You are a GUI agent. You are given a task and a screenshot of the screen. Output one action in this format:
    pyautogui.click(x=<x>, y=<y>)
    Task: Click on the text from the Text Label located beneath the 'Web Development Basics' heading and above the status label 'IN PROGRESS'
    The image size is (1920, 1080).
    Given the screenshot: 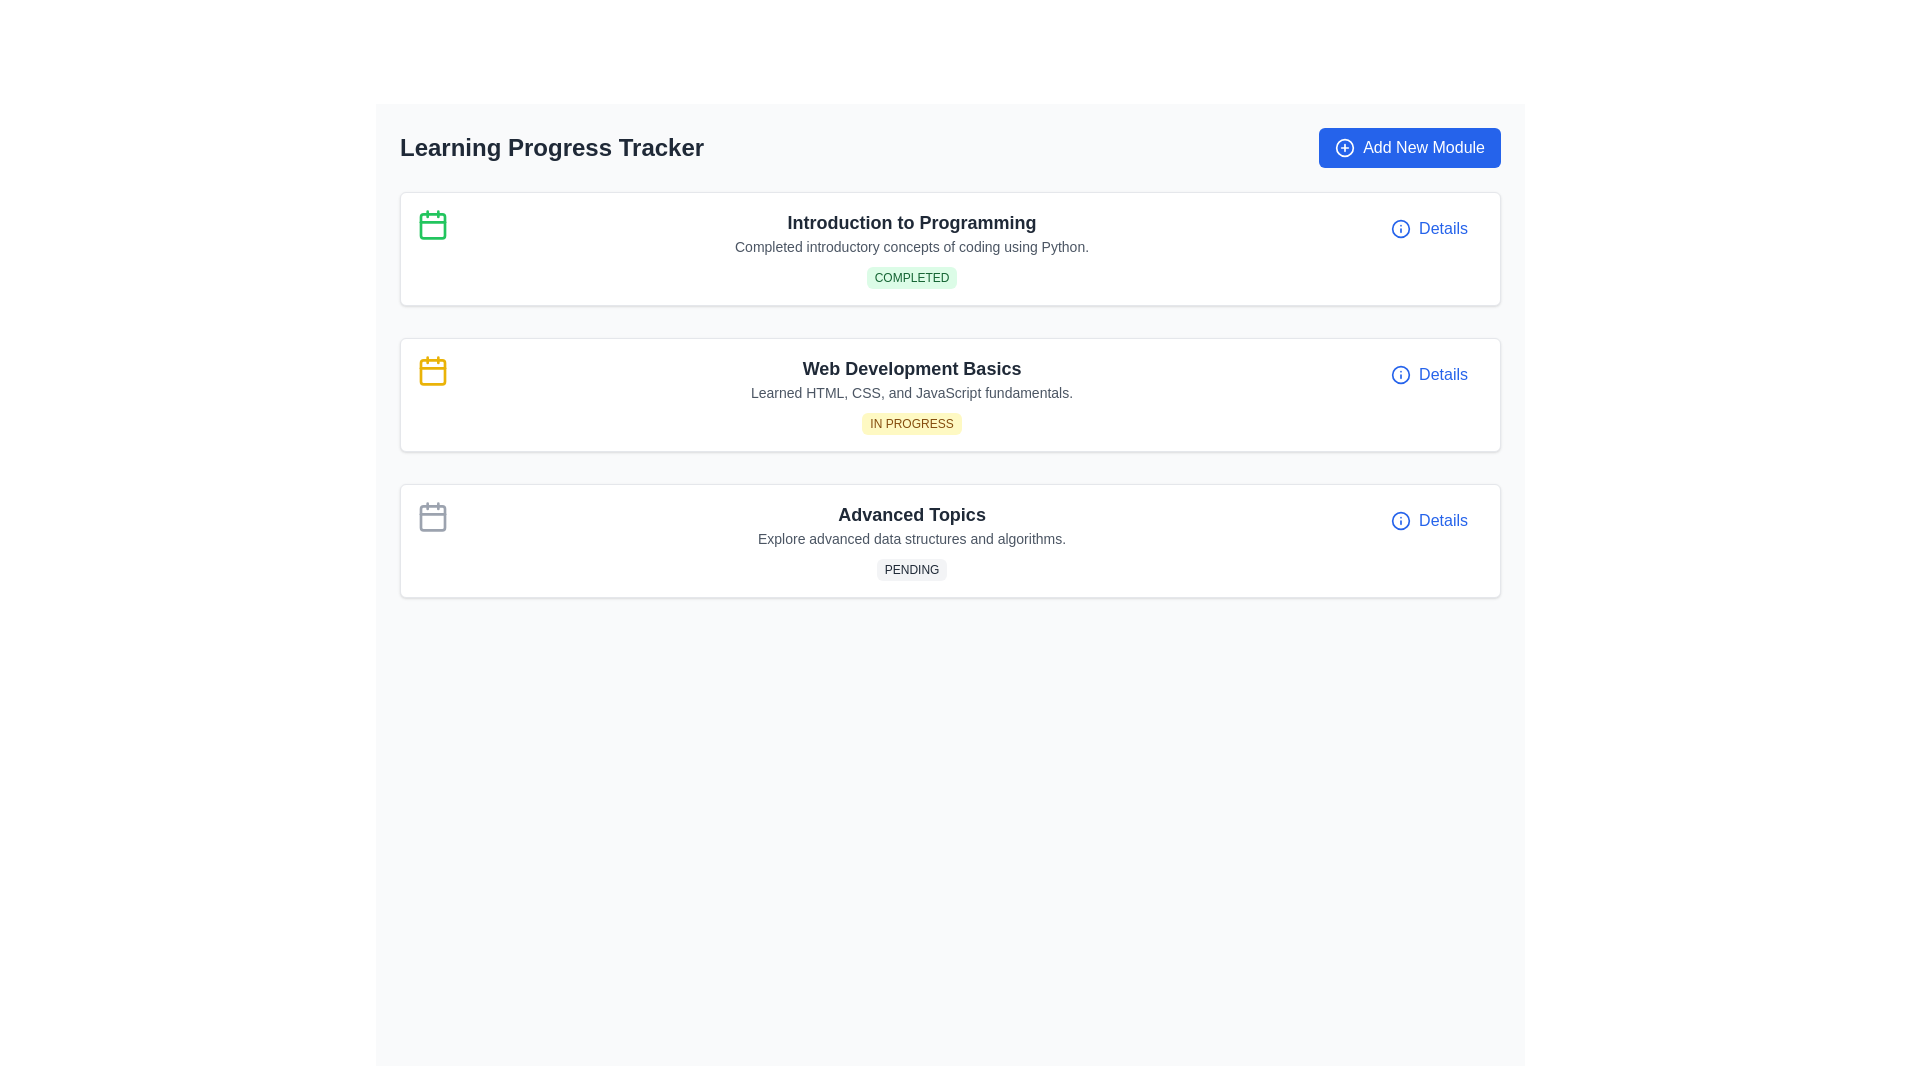 What is the action you would take?
    pyautogui.click(x=911, y=393)
    